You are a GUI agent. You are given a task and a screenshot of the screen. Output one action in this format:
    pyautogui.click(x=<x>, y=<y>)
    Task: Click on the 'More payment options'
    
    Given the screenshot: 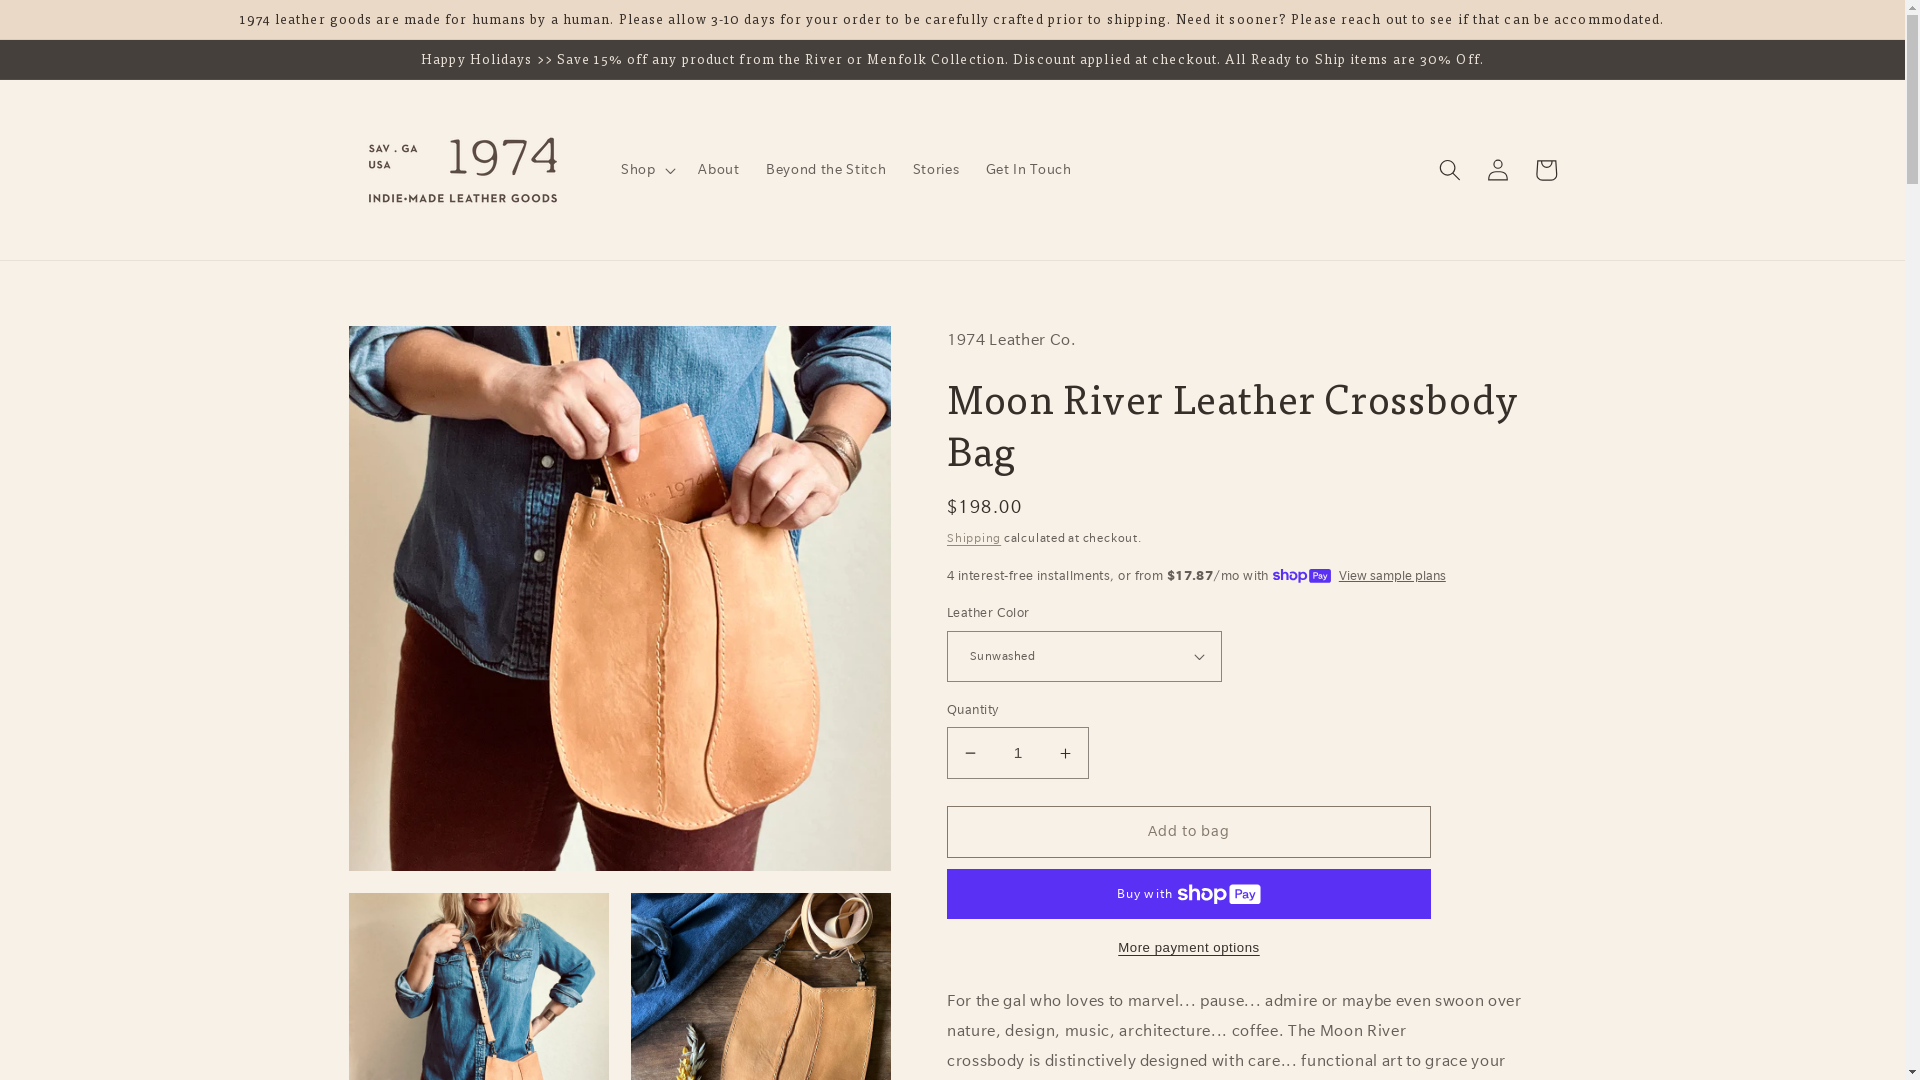 What is the action you would take?
    pyautogui.click(x=1189, y=946)
    